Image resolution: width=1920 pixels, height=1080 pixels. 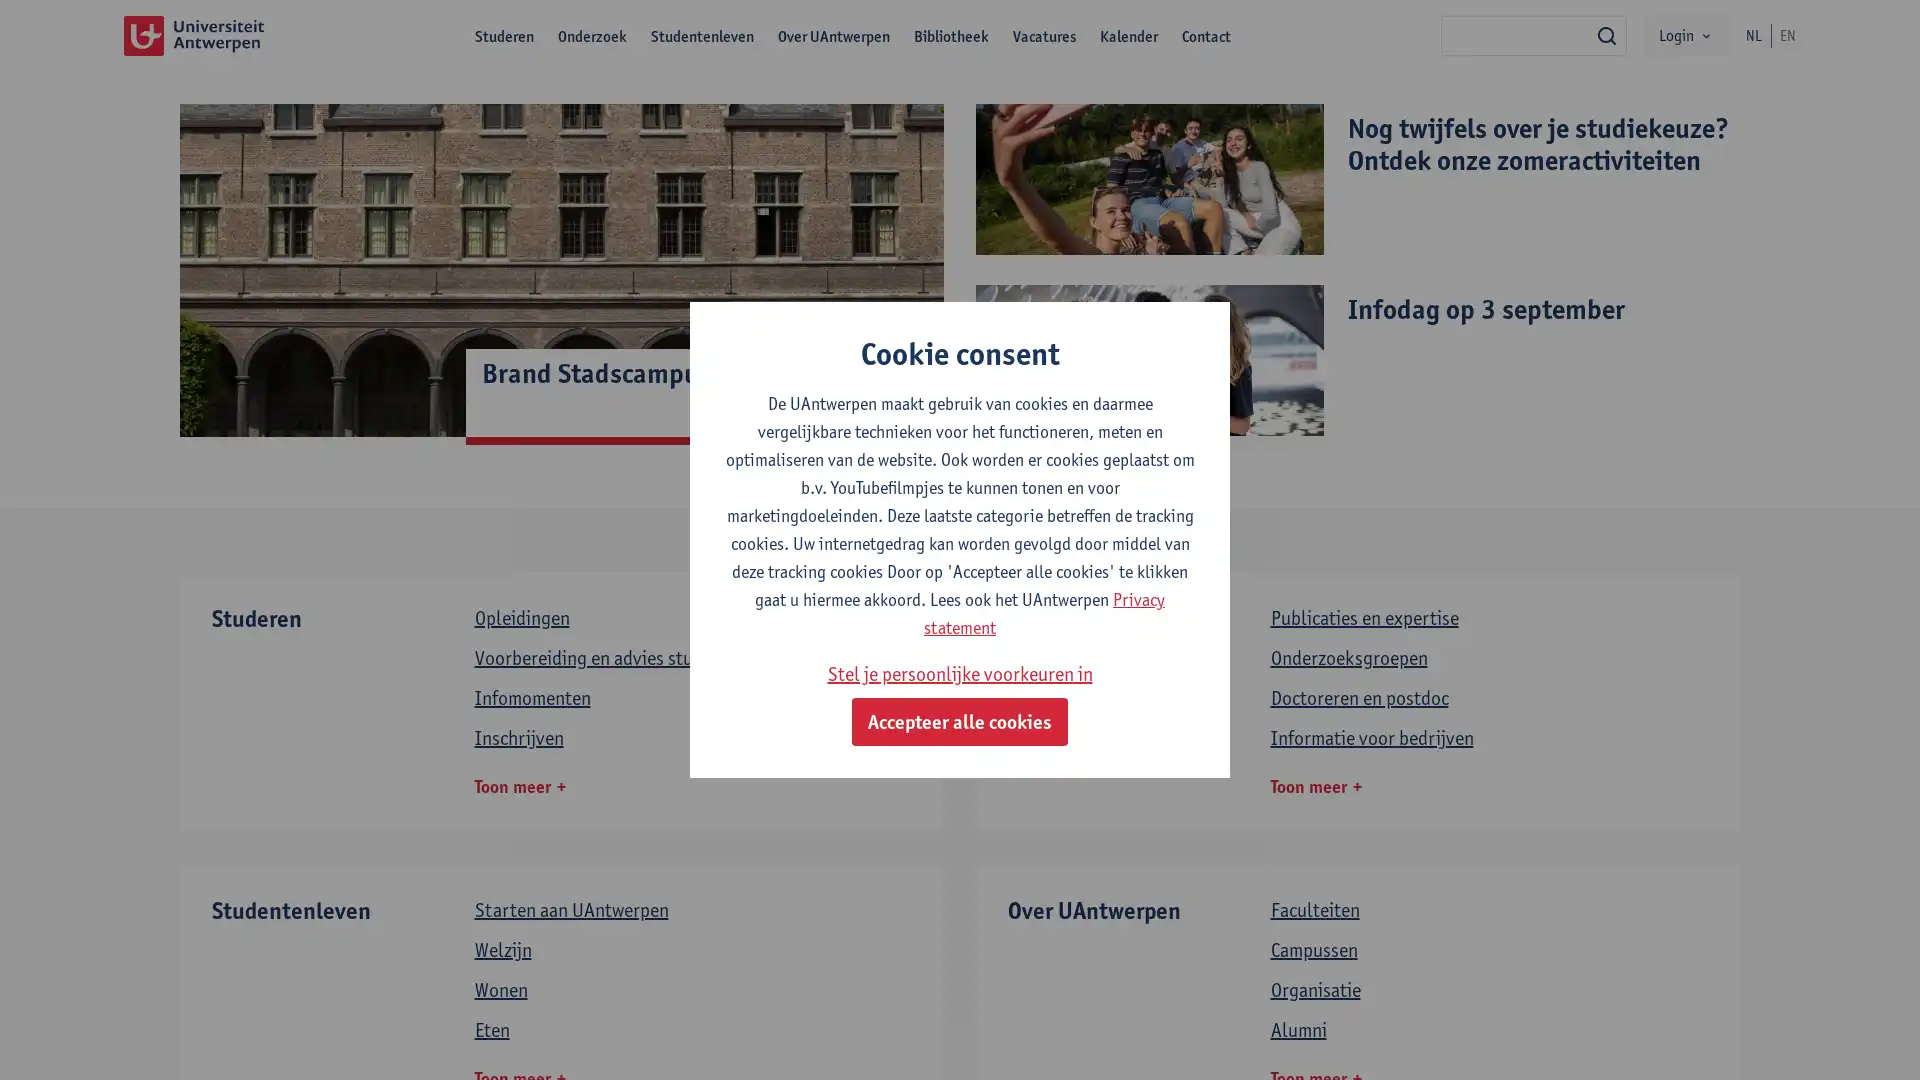 What do you see at coordinates (960, 721) in the screenshot?
I see `Accepteer alle cookies` at bounding box center [960, 721].